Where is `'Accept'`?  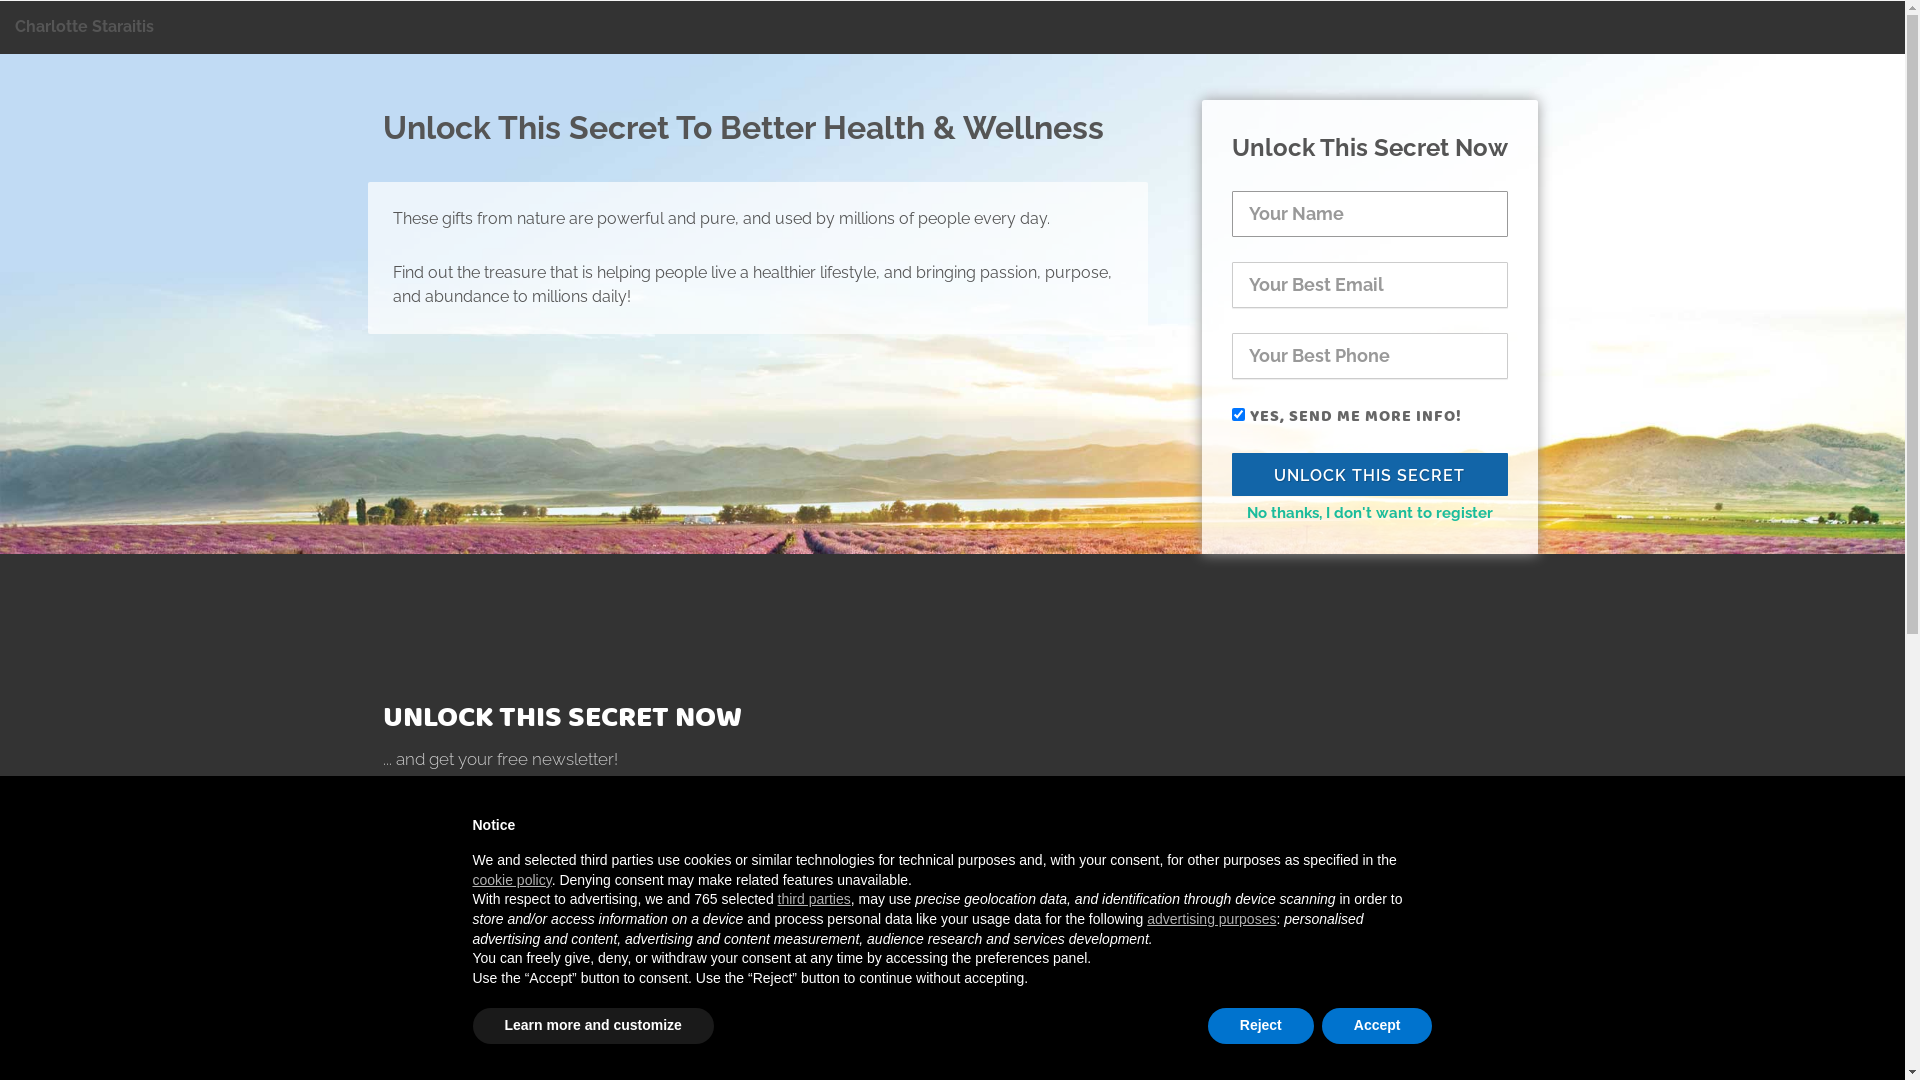
'Accept' is located at coordinates (1376, 1026).